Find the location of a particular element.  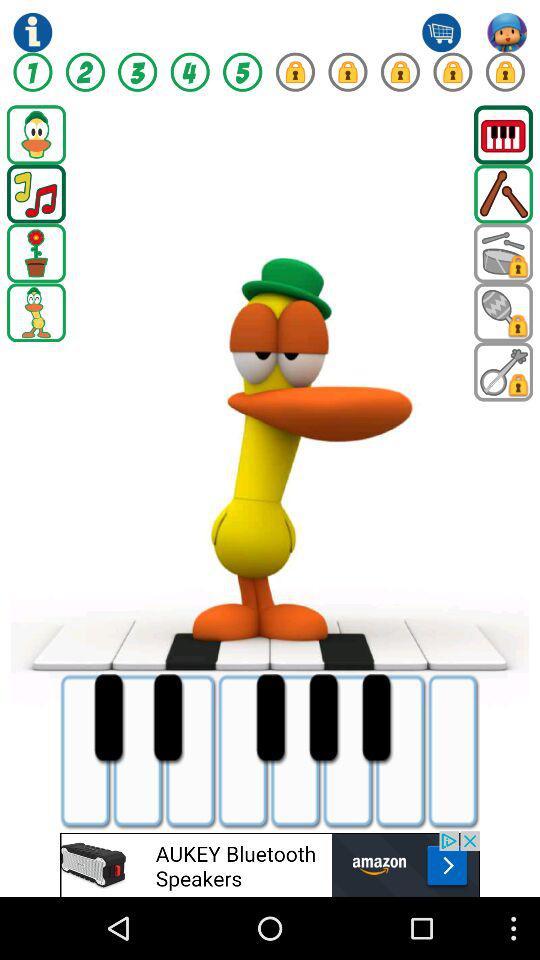

the lock icon is located at coordinates (452, 77).